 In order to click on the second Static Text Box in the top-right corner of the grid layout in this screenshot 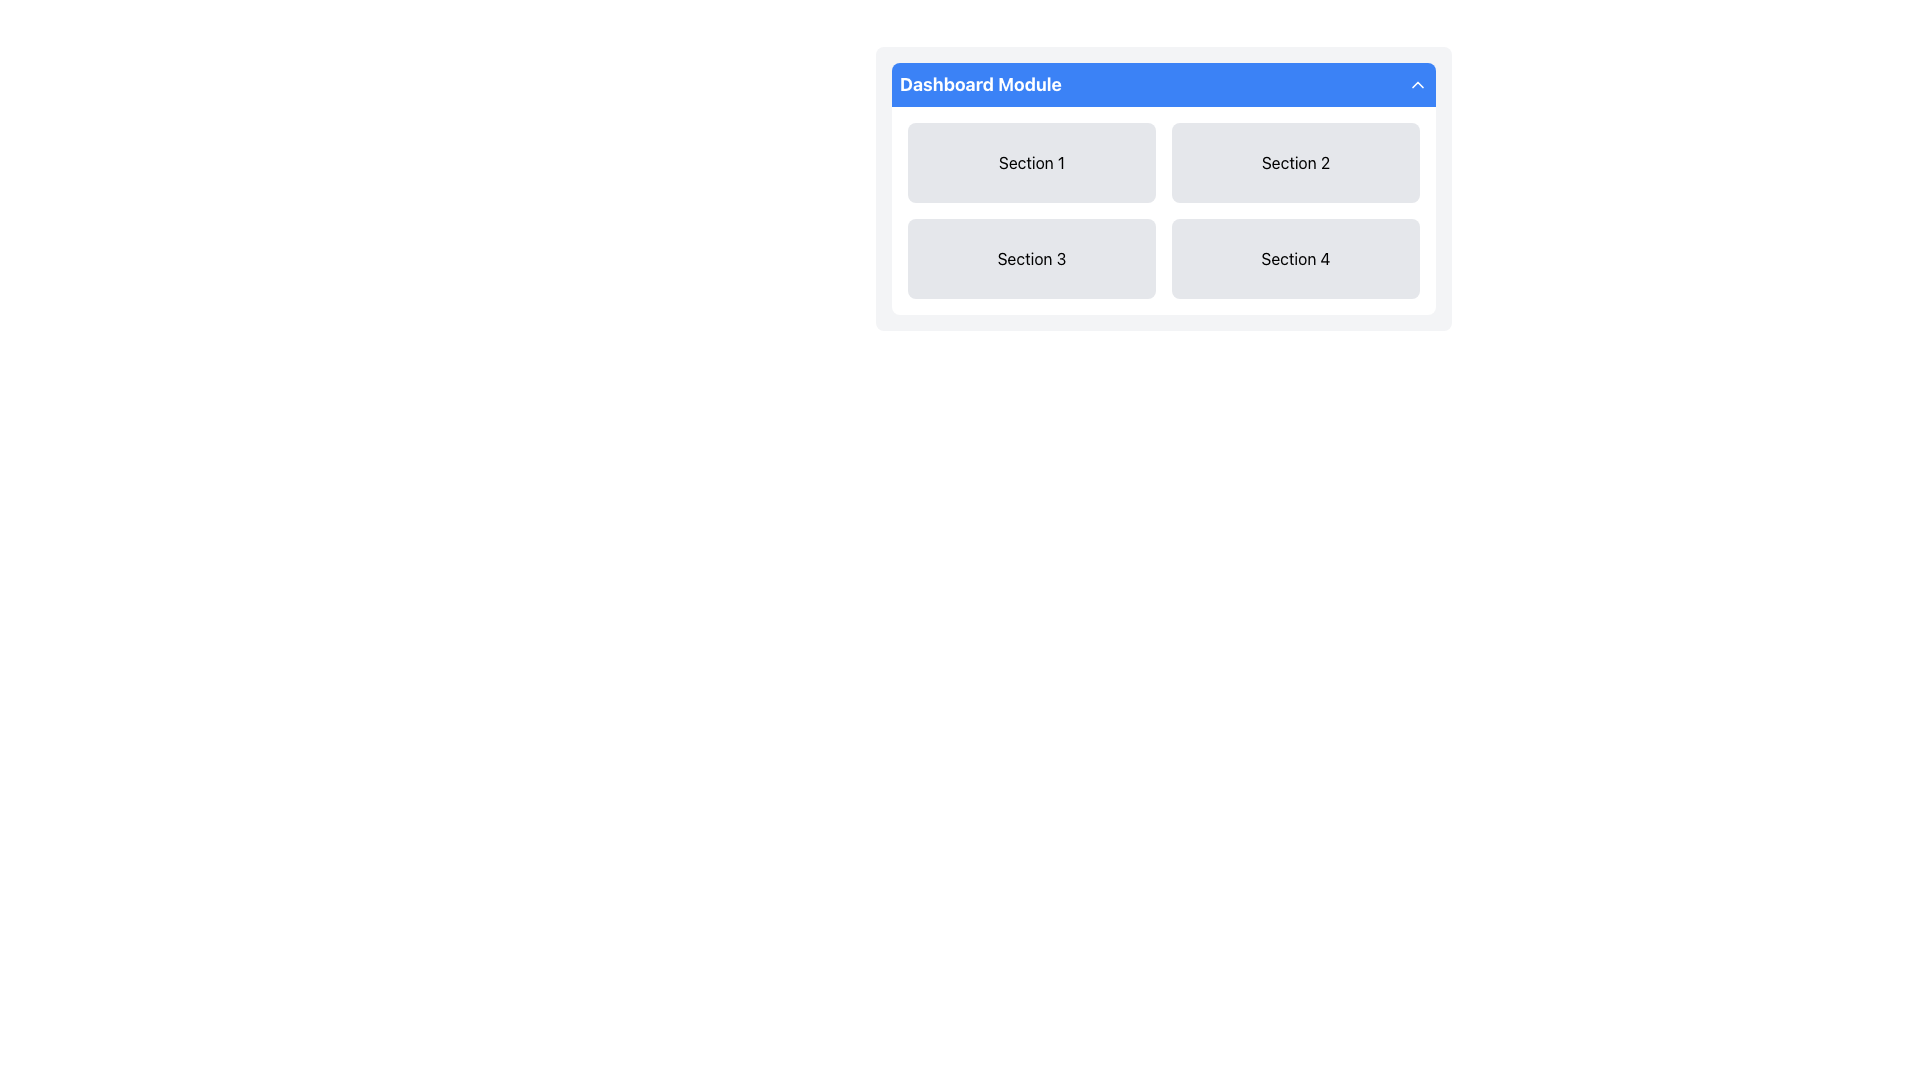, I will do `click(1296, 161)`.